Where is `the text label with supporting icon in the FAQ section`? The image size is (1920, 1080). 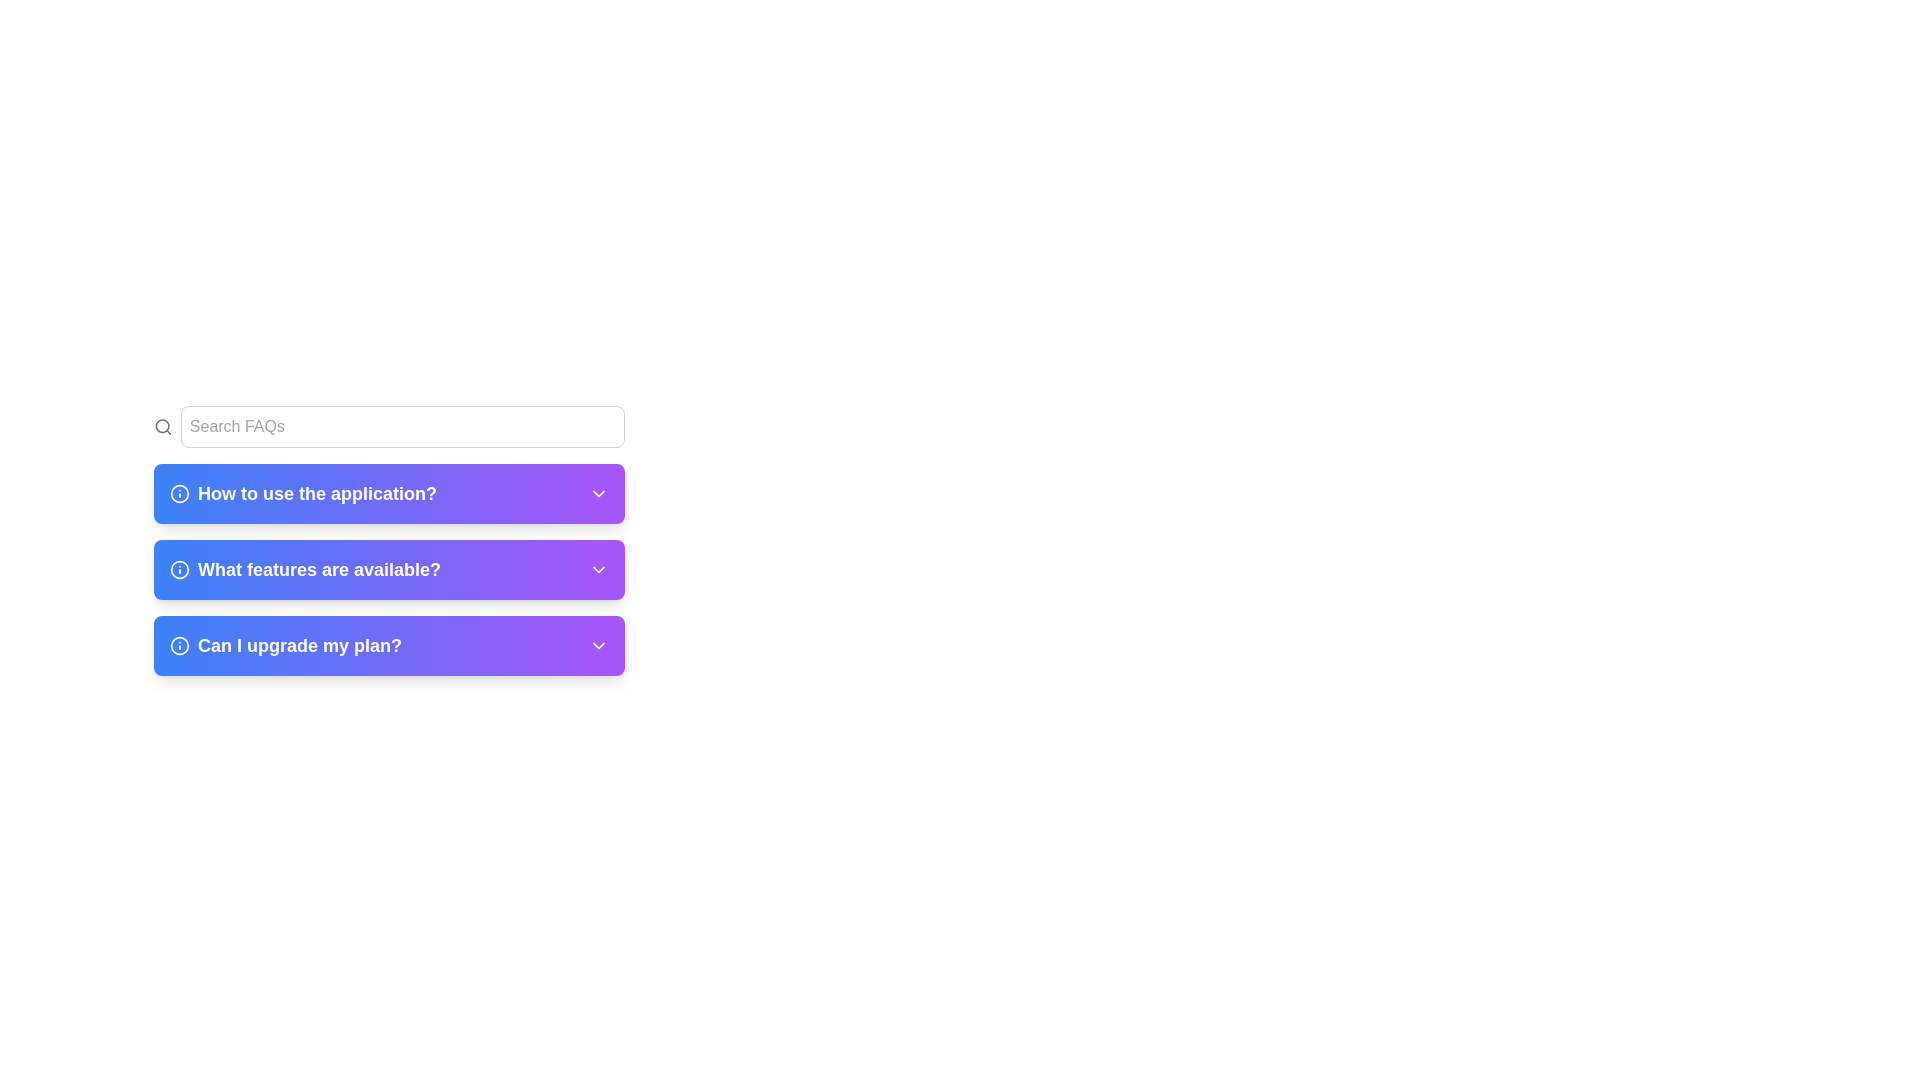
the text label with supporting icon in the FAQ section is located at coordinates (304, 570).